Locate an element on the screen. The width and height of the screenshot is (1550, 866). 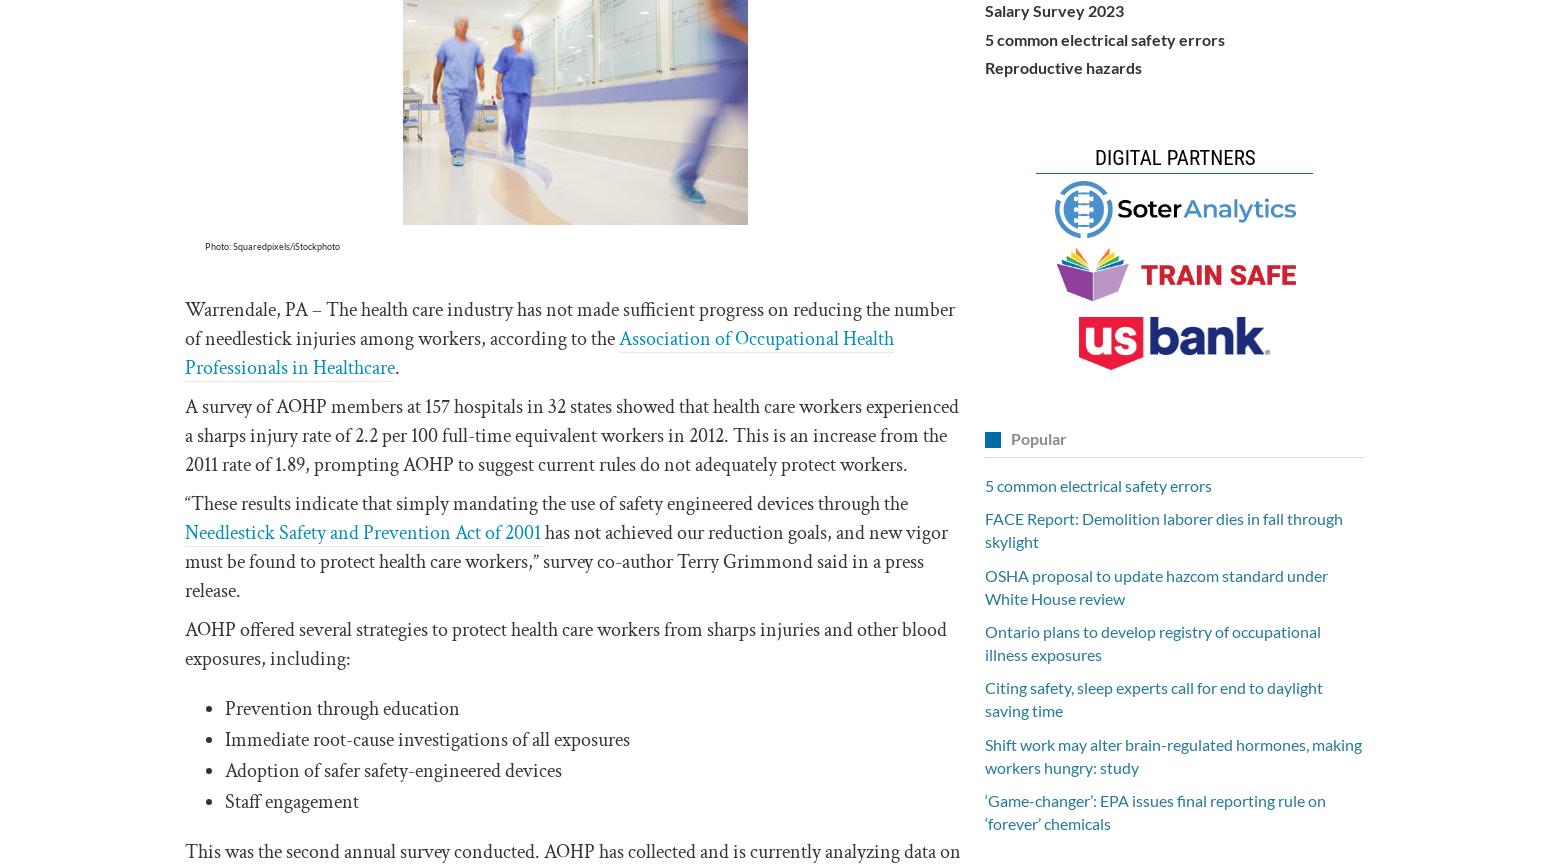
'‘Game-changer’: EPA issues final reporting rule on ‘forever’ chemicals' is located at coordinates (1154, 810).